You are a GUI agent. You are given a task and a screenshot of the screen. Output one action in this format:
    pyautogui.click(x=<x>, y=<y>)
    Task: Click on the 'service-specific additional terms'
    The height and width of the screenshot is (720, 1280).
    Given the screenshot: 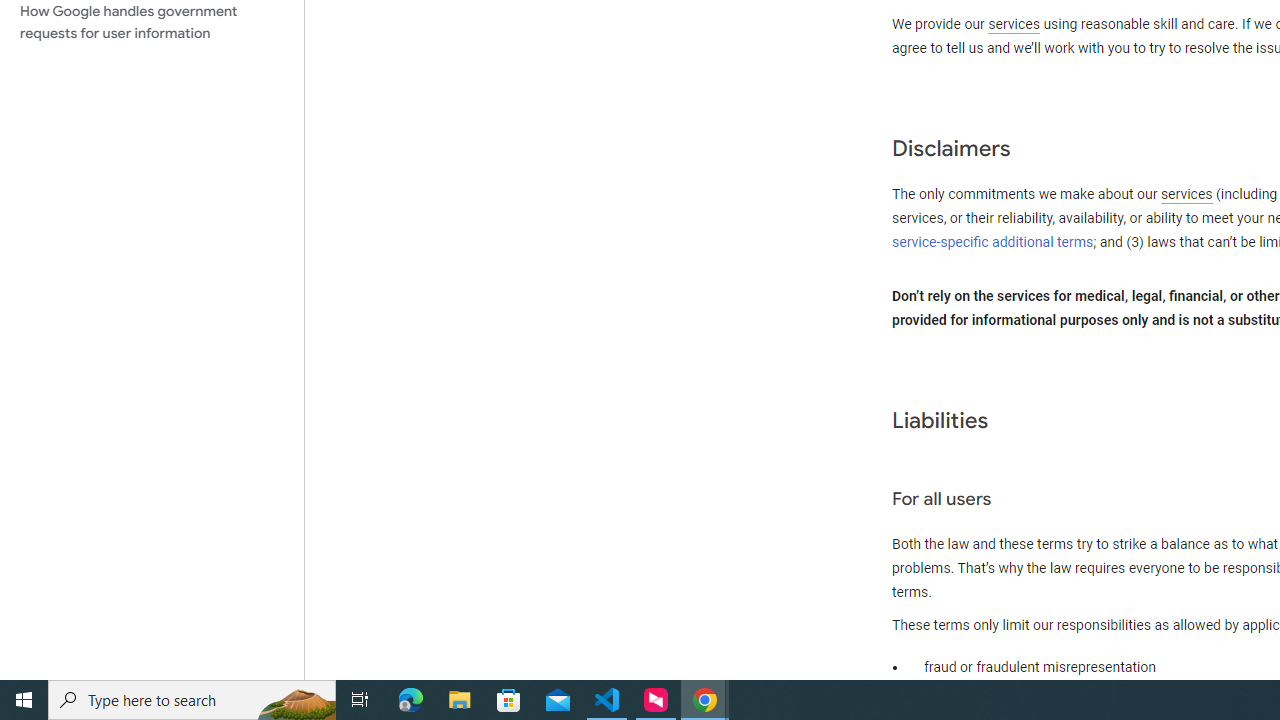 What is the action you would take?
    pyautogui.click(x=993, y=241)
    